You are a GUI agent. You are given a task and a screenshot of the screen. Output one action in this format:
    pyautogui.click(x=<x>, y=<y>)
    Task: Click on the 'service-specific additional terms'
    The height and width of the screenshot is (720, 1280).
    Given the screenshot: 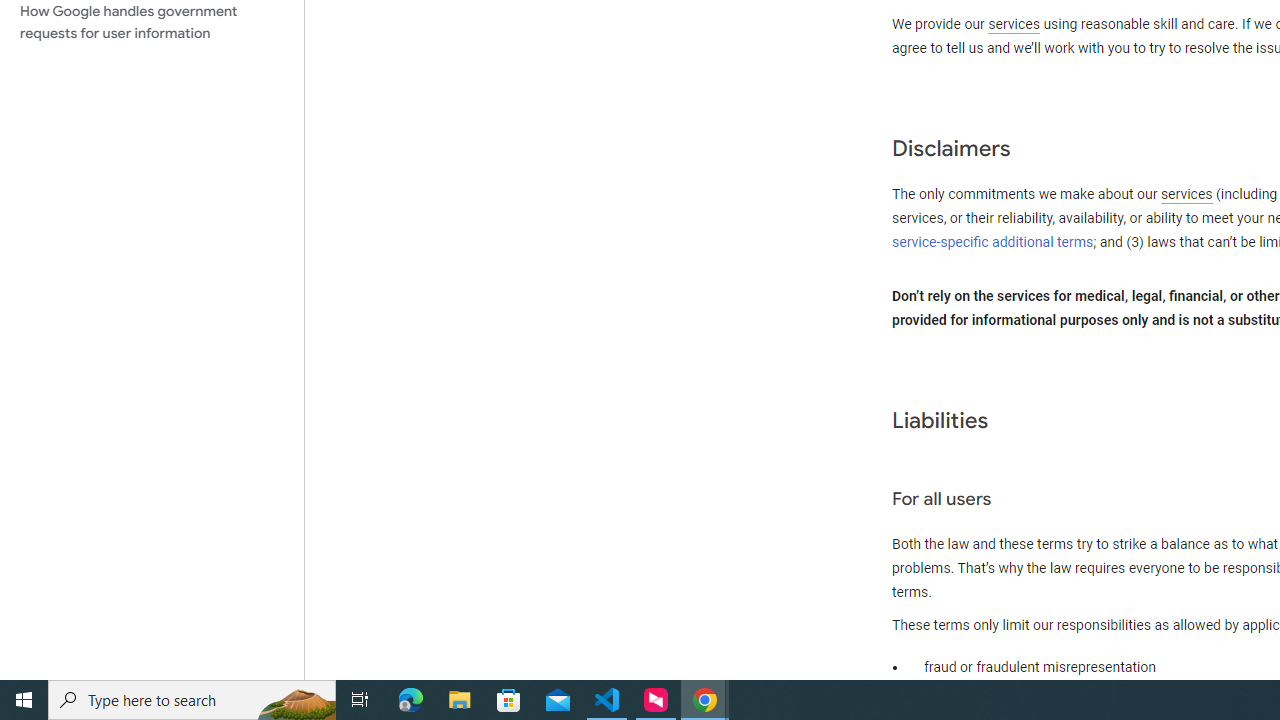 What is the action you would take?
    pyautogui.click(x=993, y=241)
    